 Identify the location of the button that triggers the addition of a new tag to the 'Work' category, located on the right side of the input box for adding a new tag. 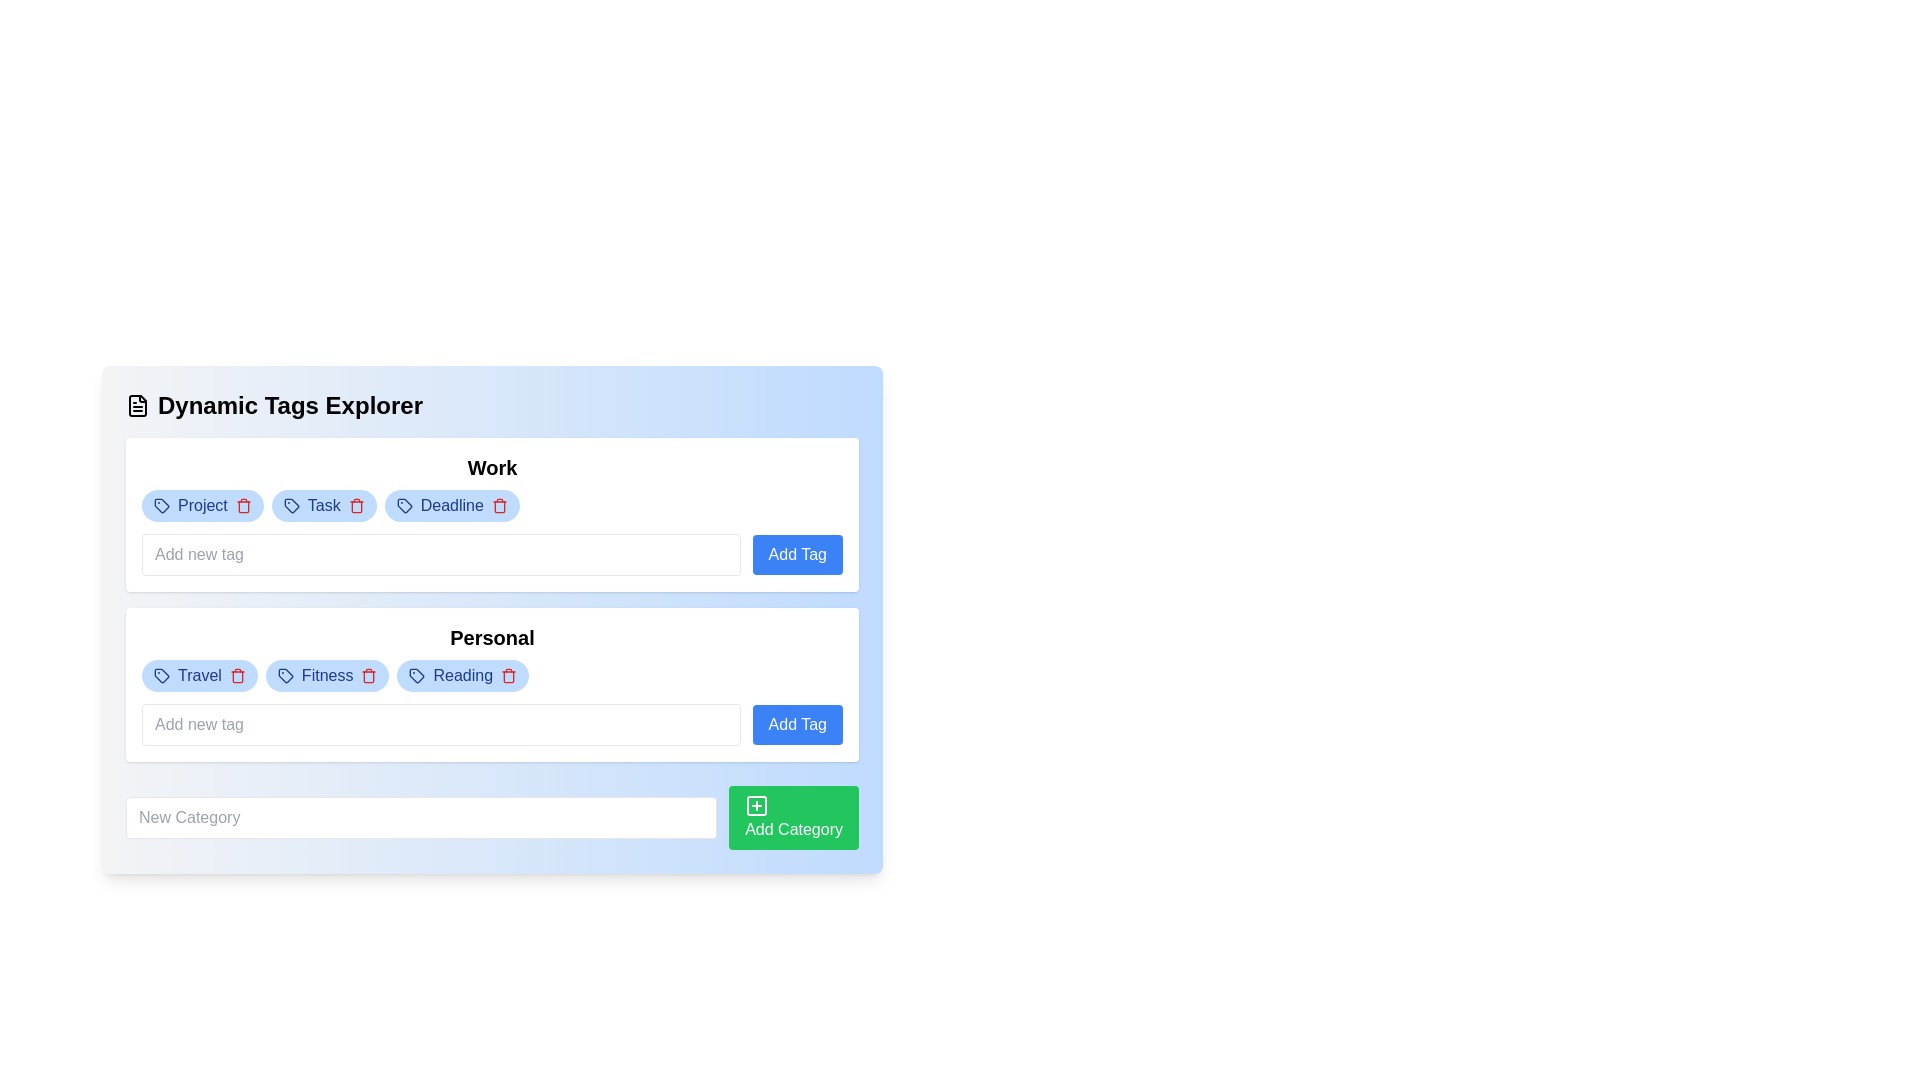
(796, 555).